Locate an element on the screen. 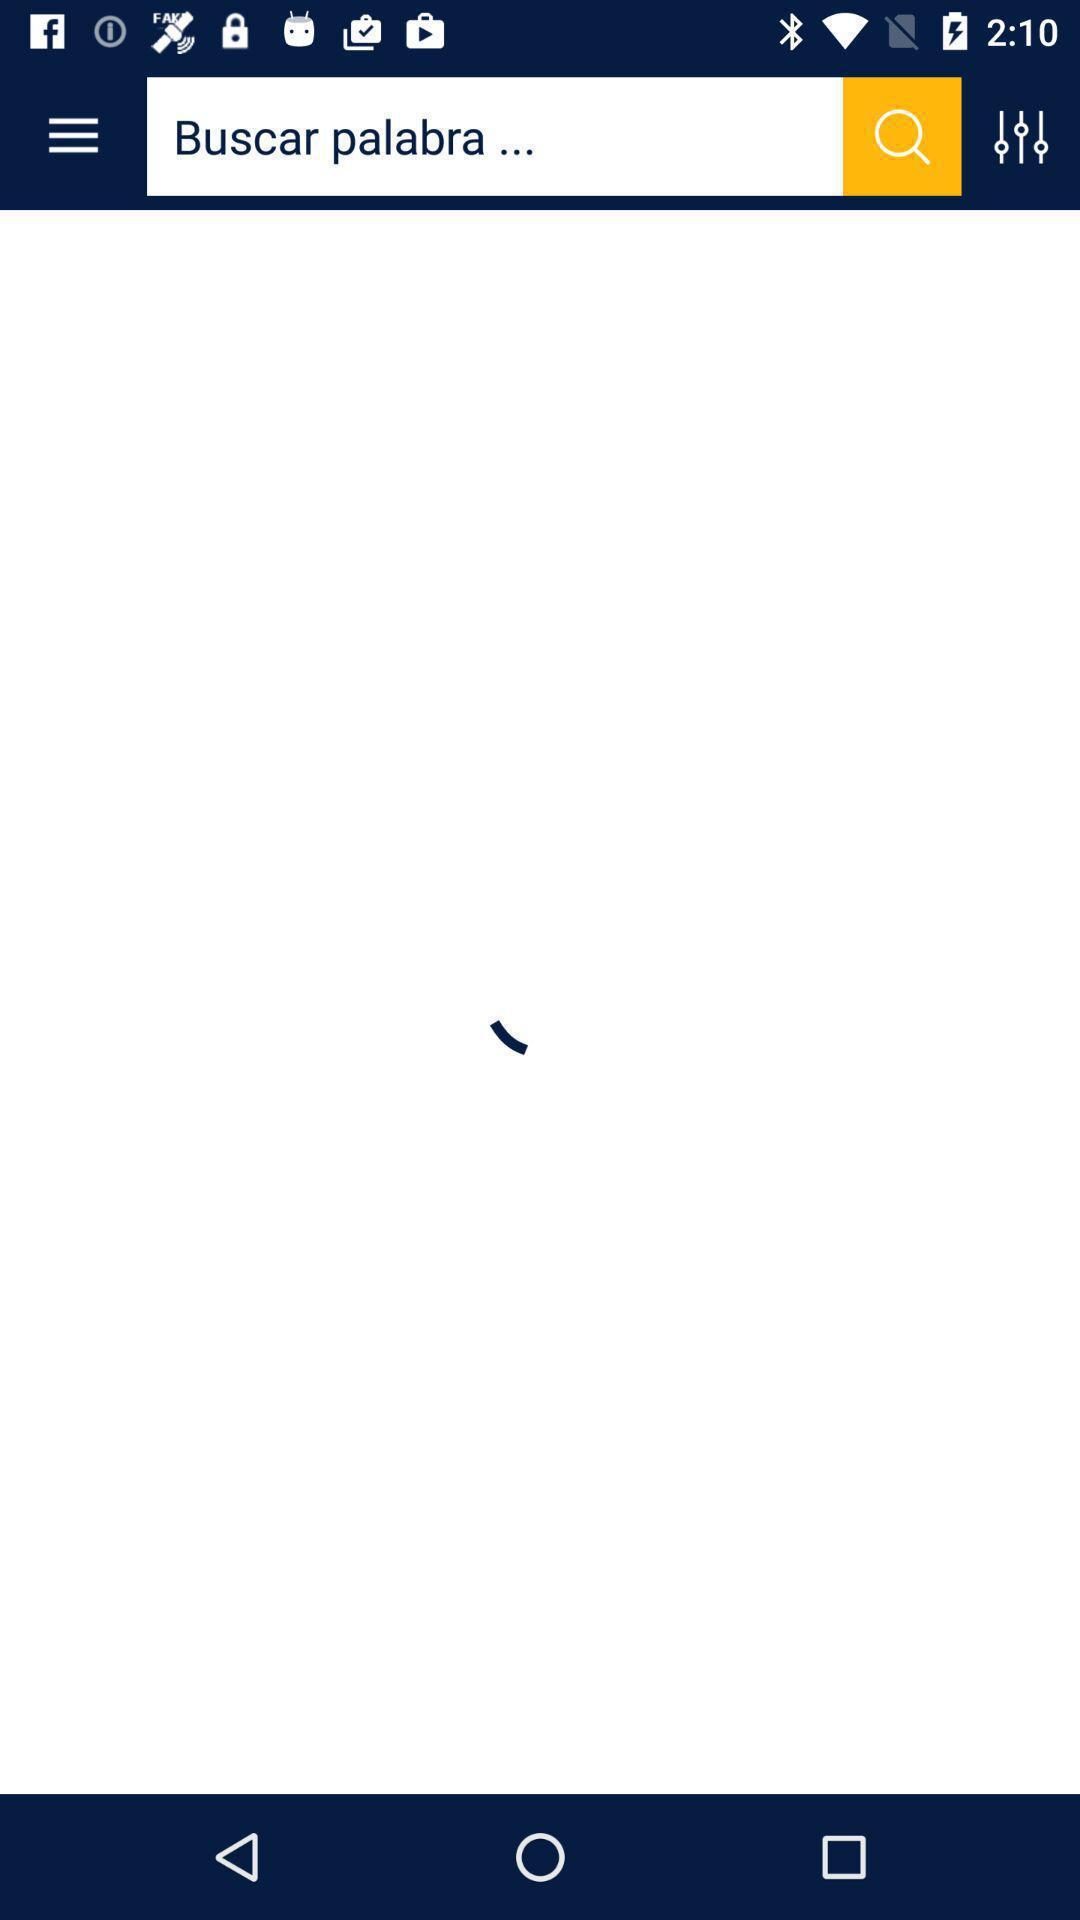  search is located at coordinates (902, 135).